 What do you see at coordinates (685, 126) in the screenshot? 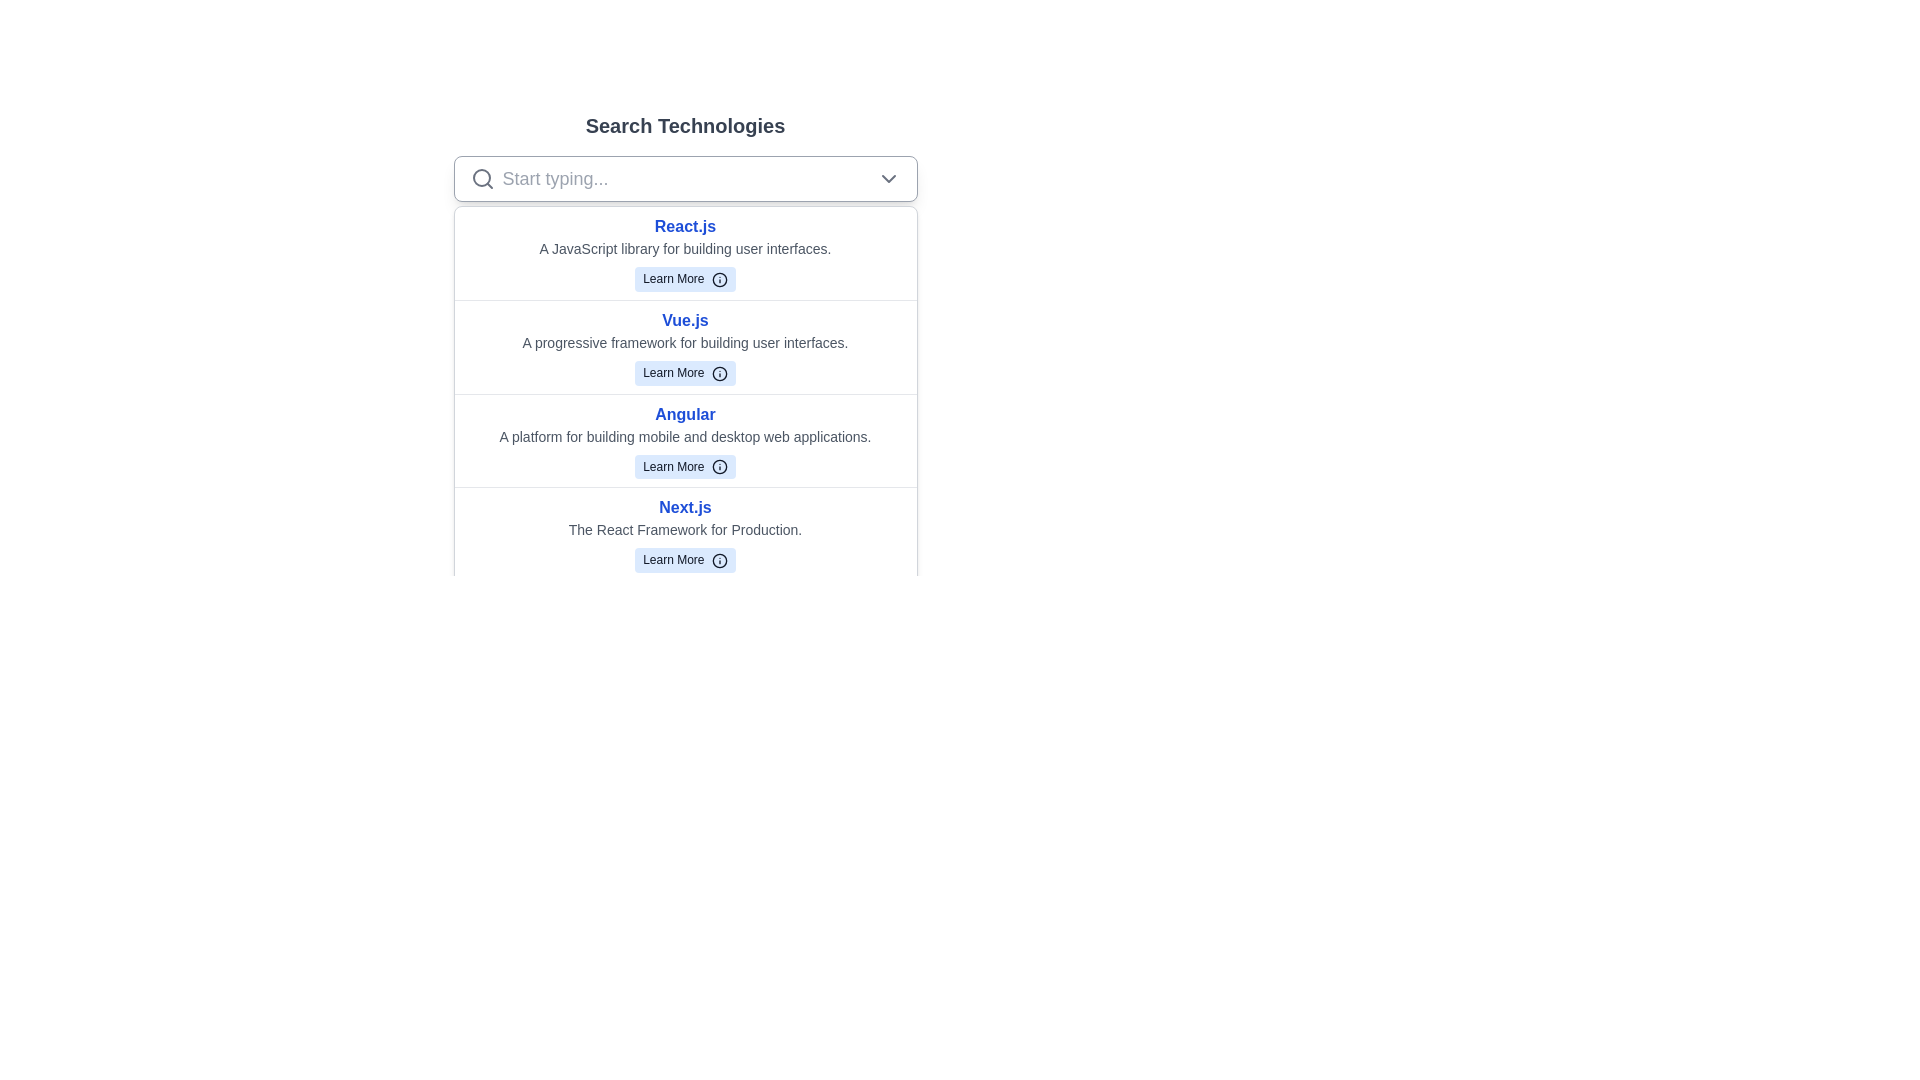
I see `the static text element that serves as the title or heading for the section below it, indicating 'Search Technologies'` at bounding box center [685, 126].